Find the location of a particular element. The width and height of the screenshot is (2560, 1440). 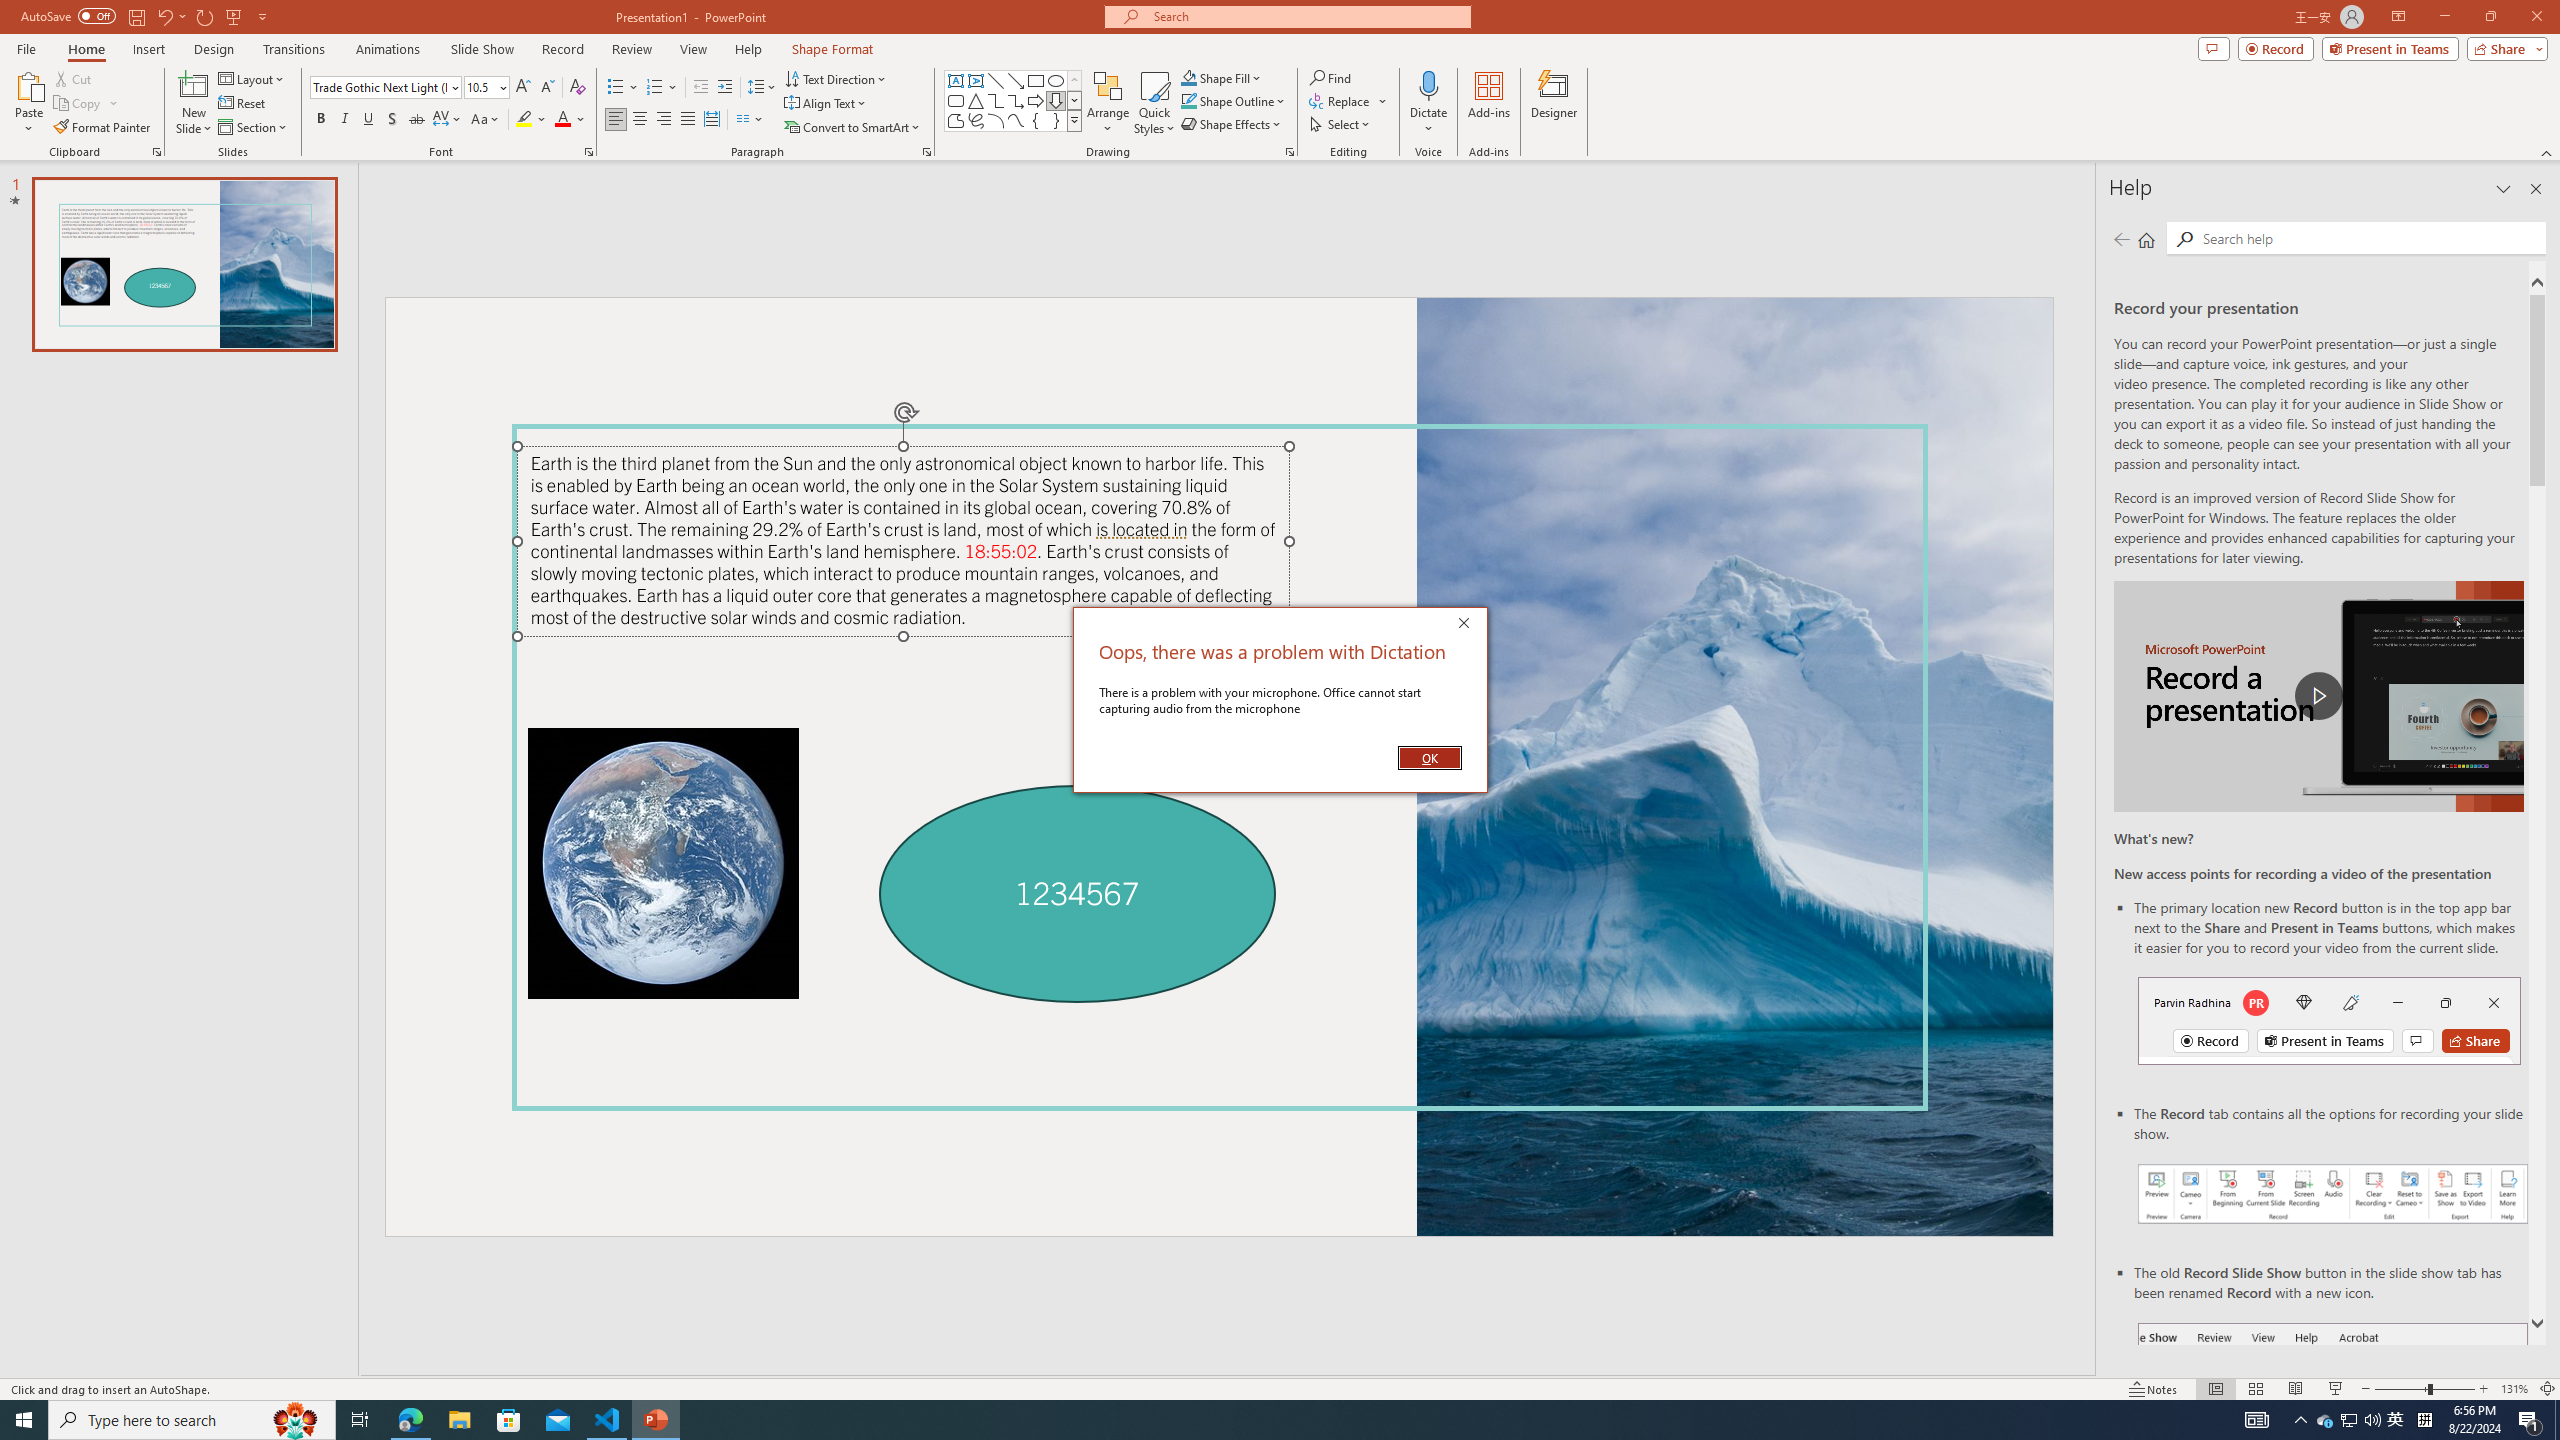

'Convert to SmartArt' is located at coordinates (852, 127).